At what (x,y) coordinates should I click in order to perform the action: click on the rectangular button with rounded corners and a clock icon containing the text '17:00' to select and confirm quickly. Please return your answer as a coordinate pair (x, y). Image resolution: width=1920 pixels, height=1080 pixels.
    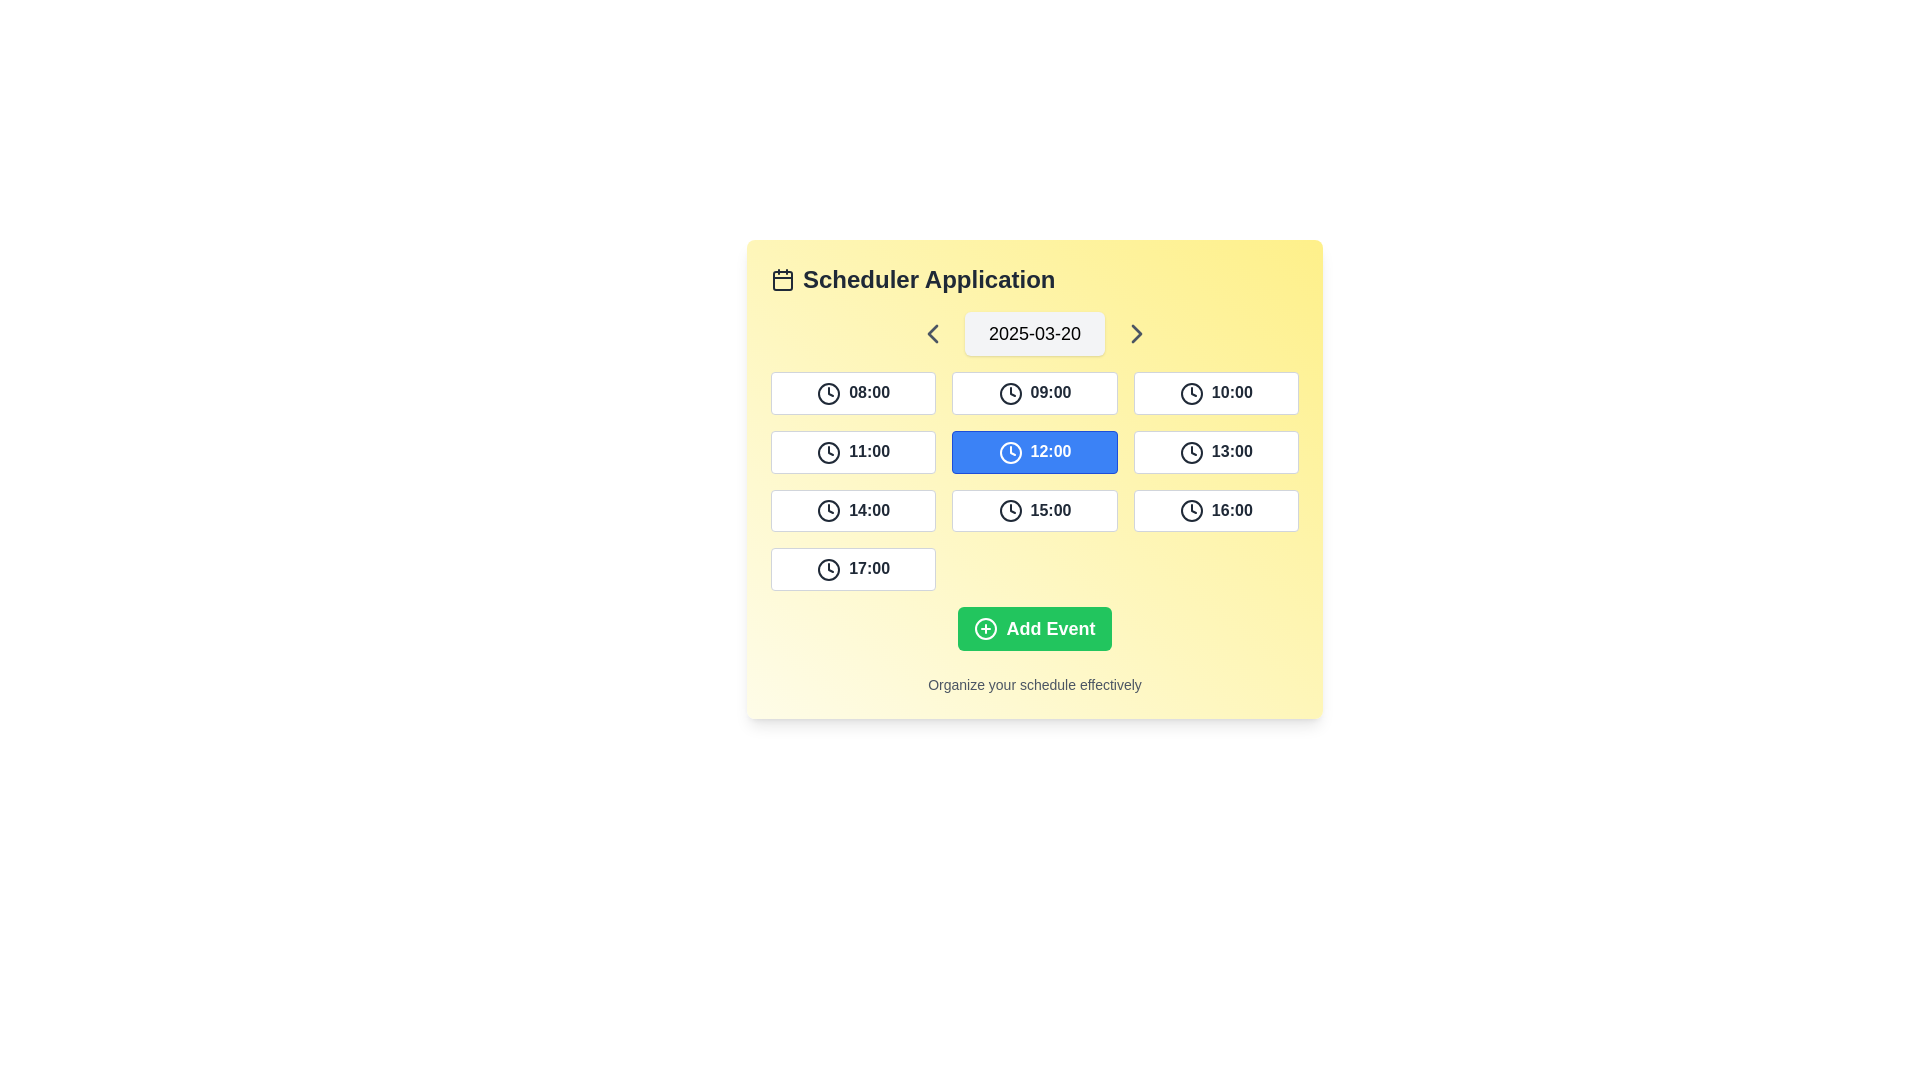
    Looking at the image, I should click on (853, 569).